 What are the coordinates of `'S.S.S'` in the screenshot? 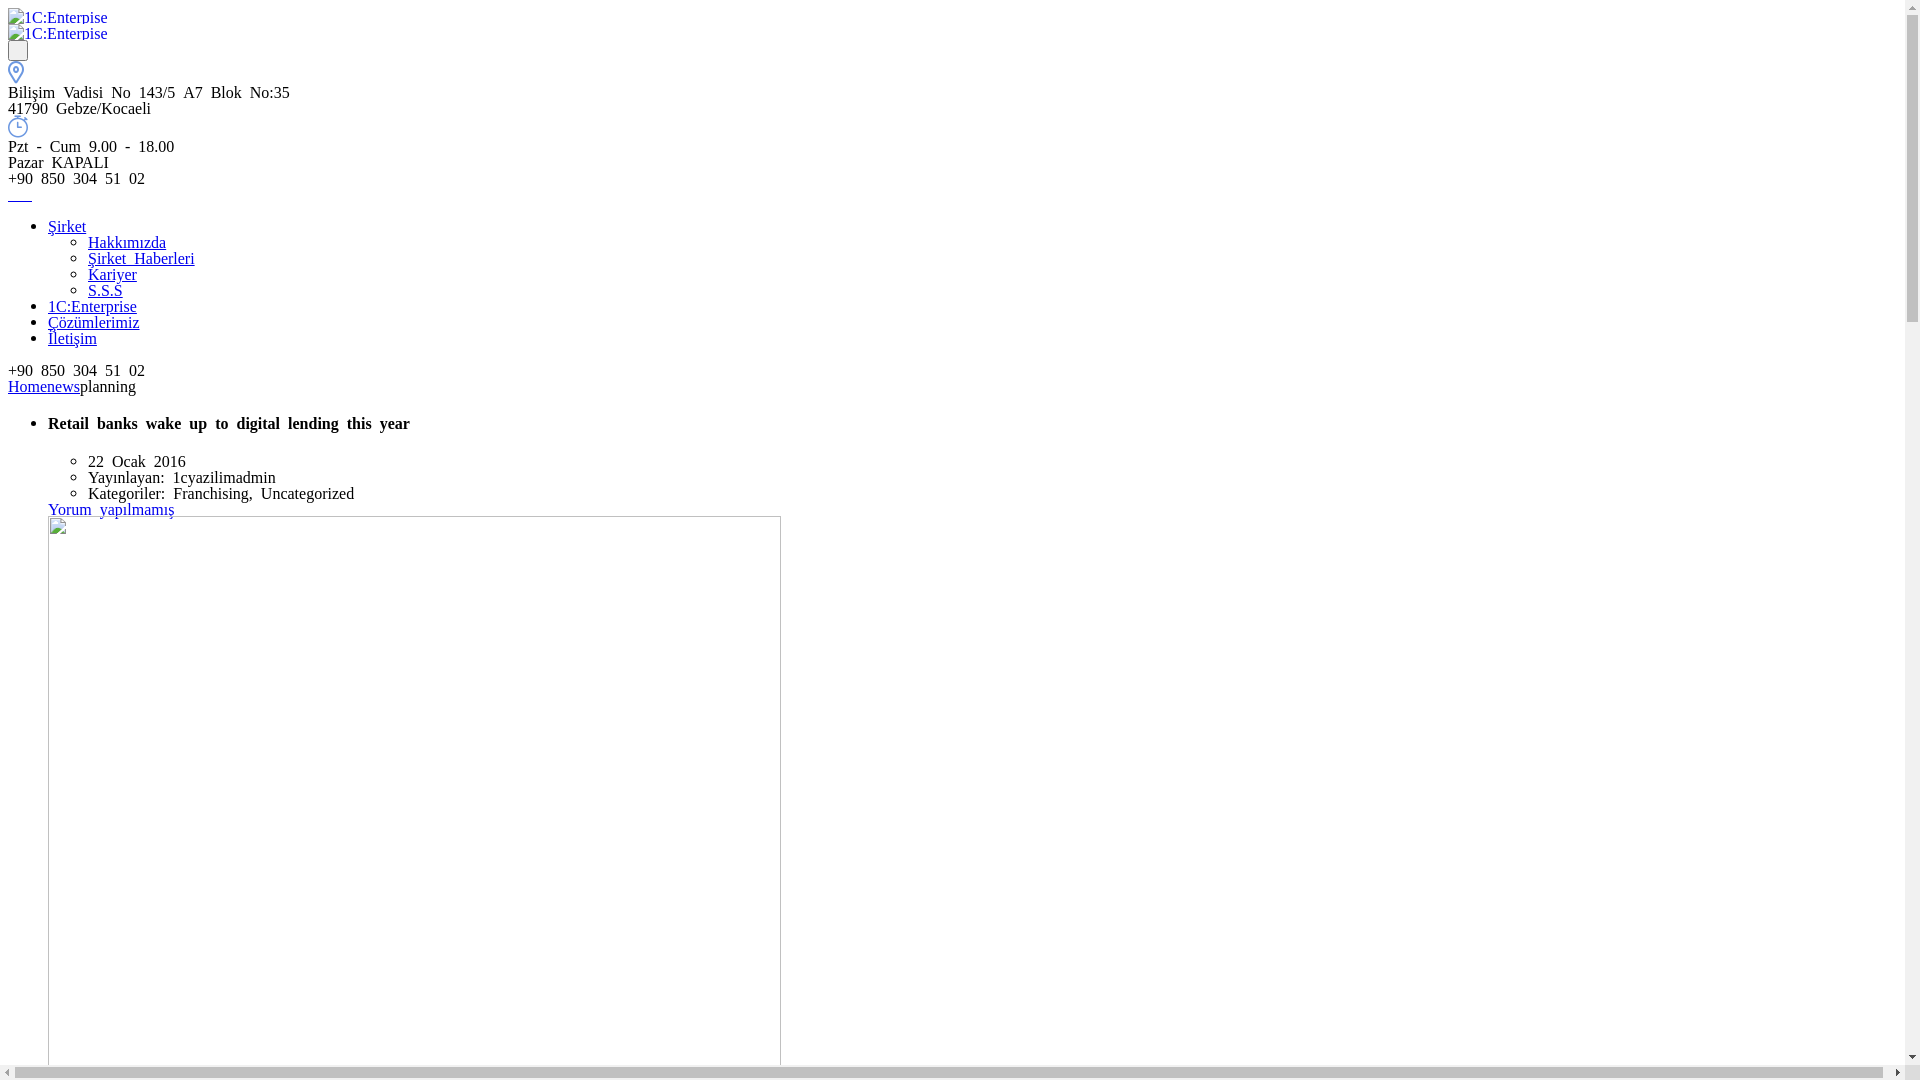 It's located at (104, 289).